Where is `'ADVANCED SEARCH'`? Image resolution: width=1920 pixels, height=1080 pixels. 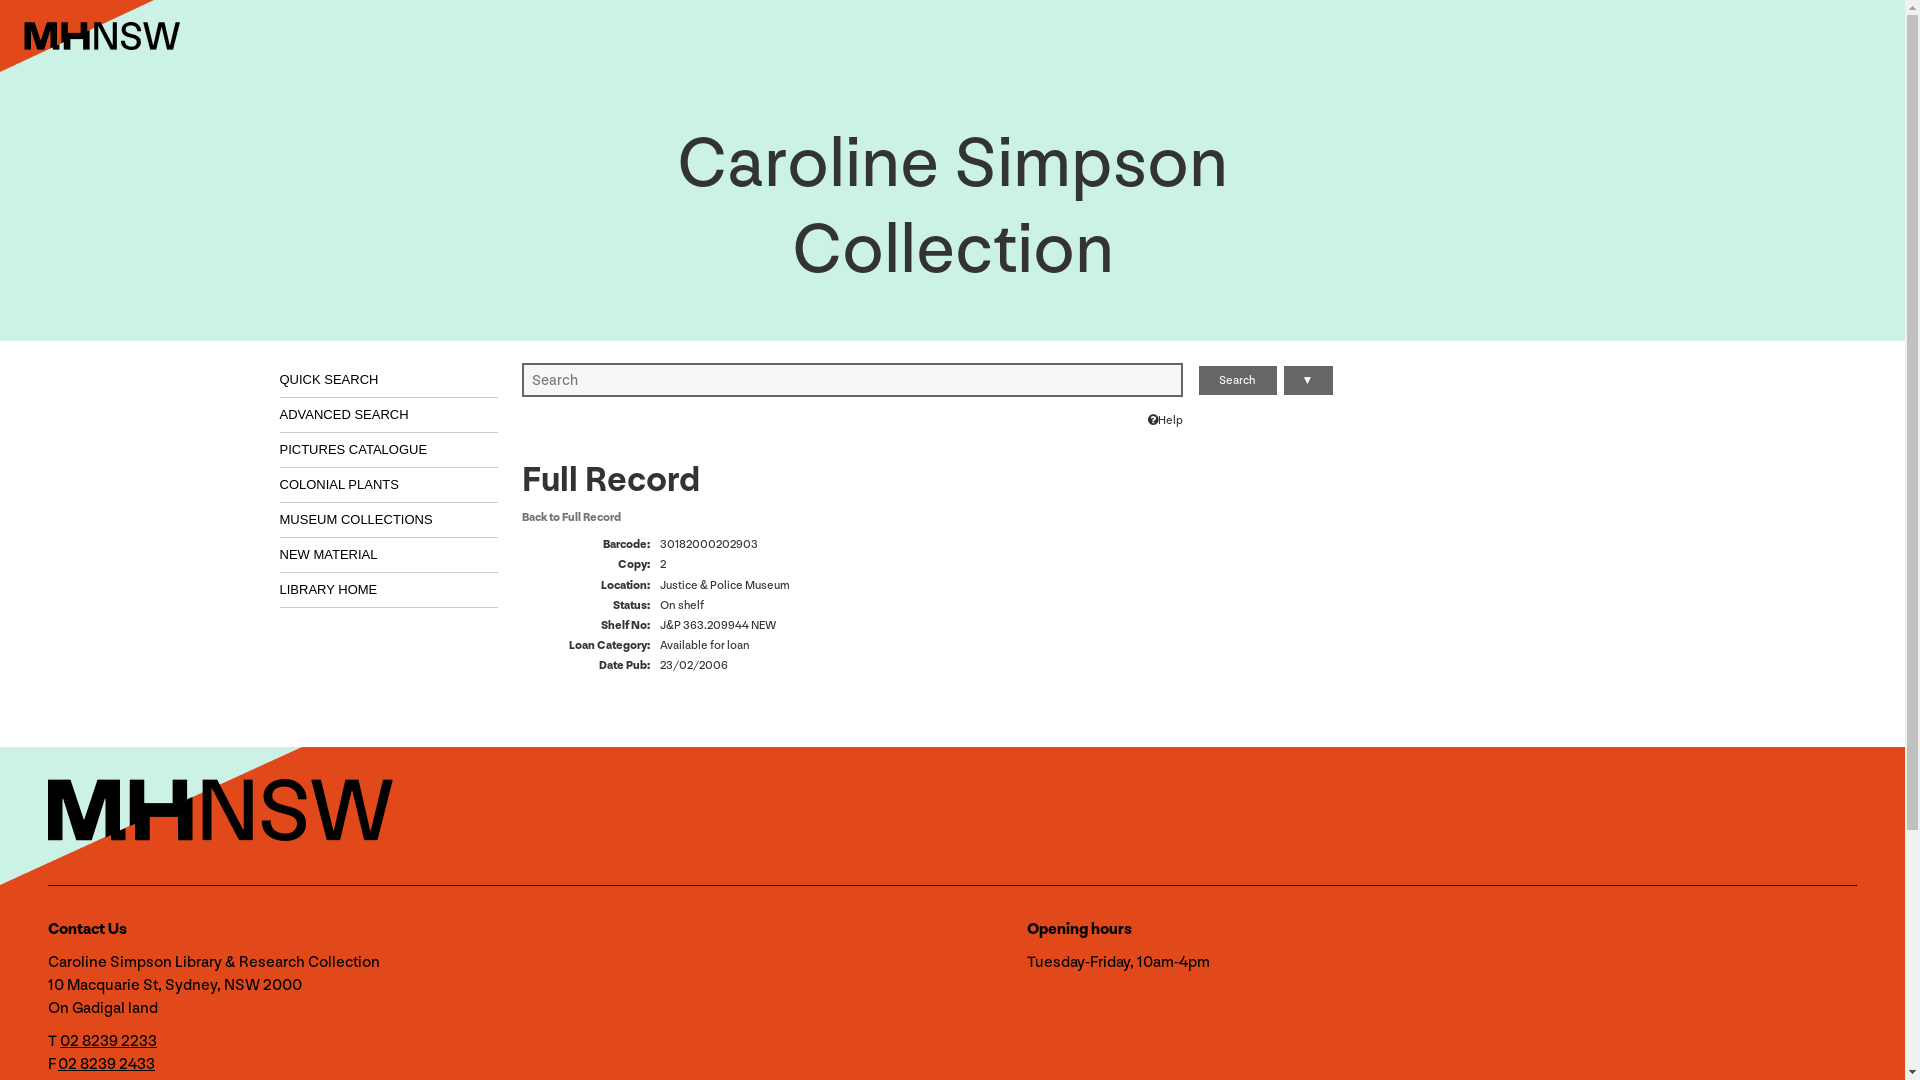 'ADVANCED SEARCH' is located at coordinates (389, 414).